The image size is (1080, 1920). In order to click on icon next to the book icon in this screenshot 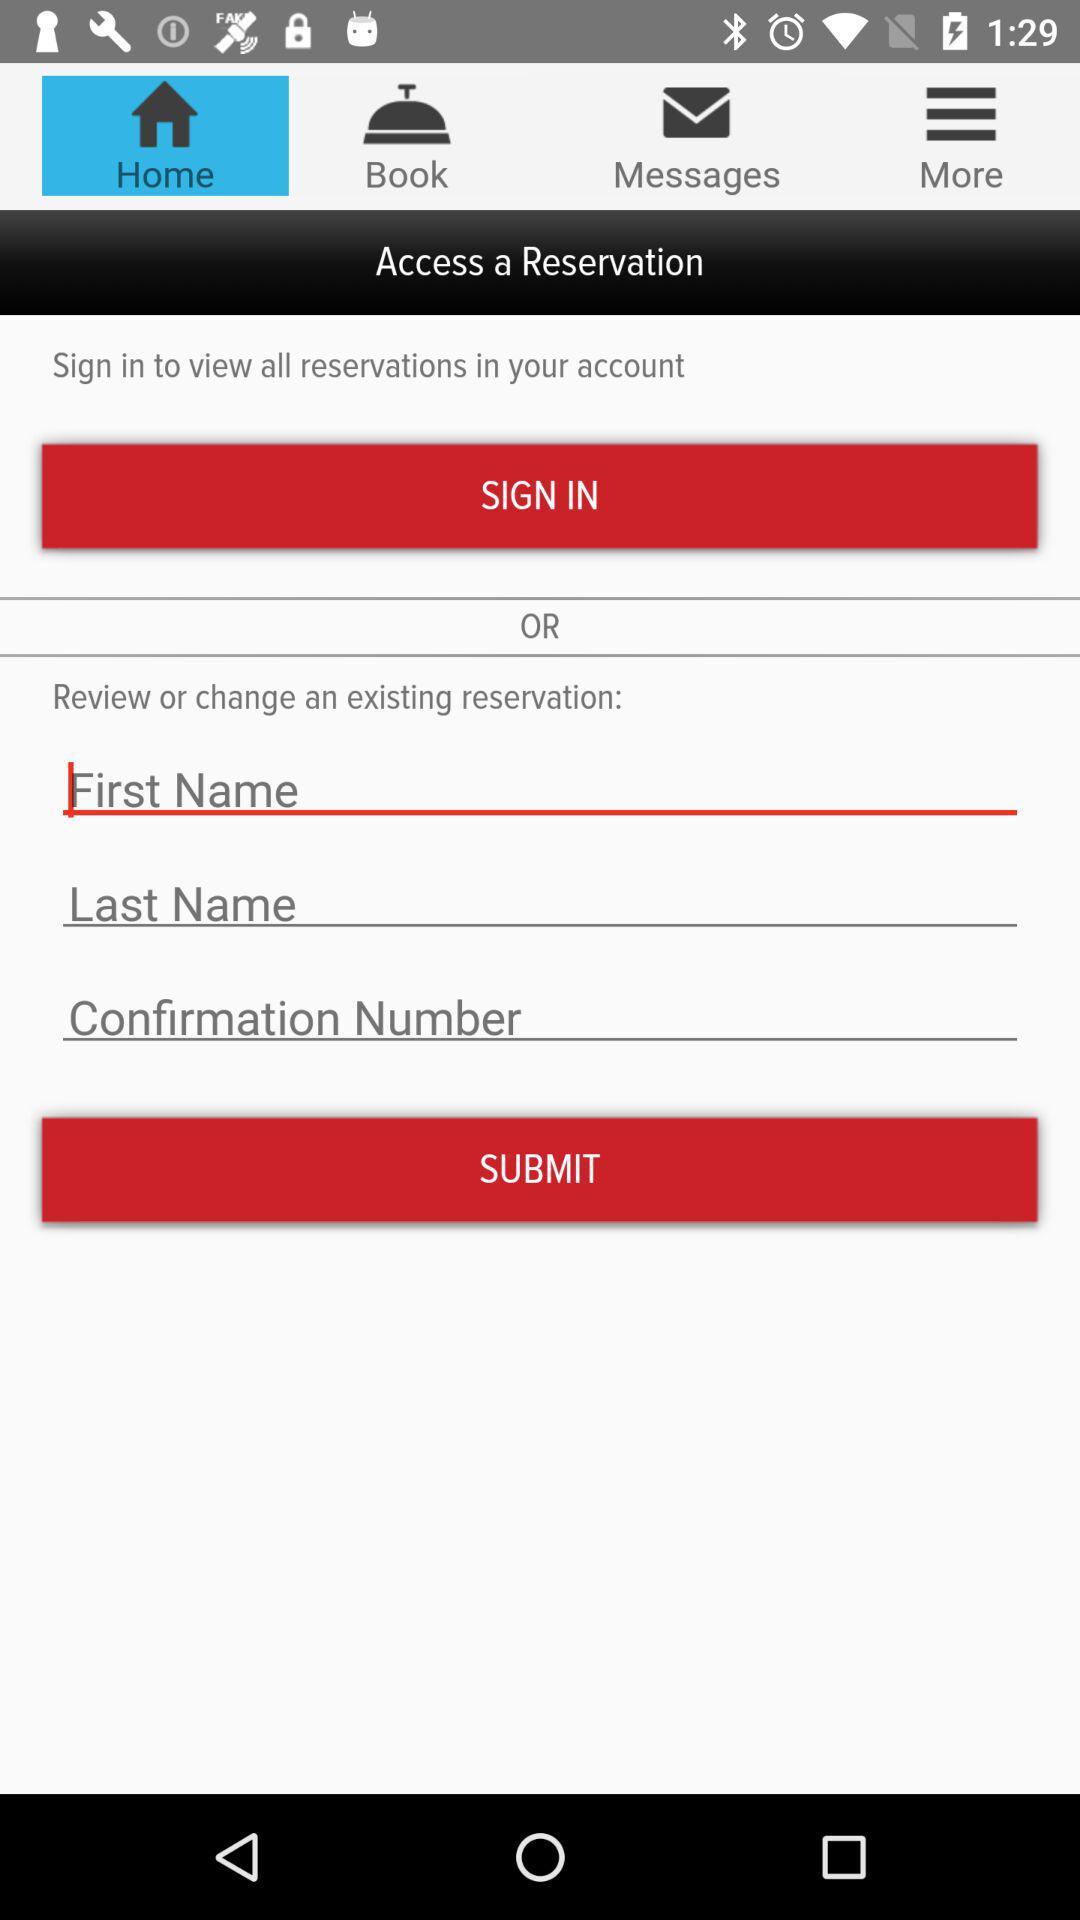, I will do `click(695, 135)`.